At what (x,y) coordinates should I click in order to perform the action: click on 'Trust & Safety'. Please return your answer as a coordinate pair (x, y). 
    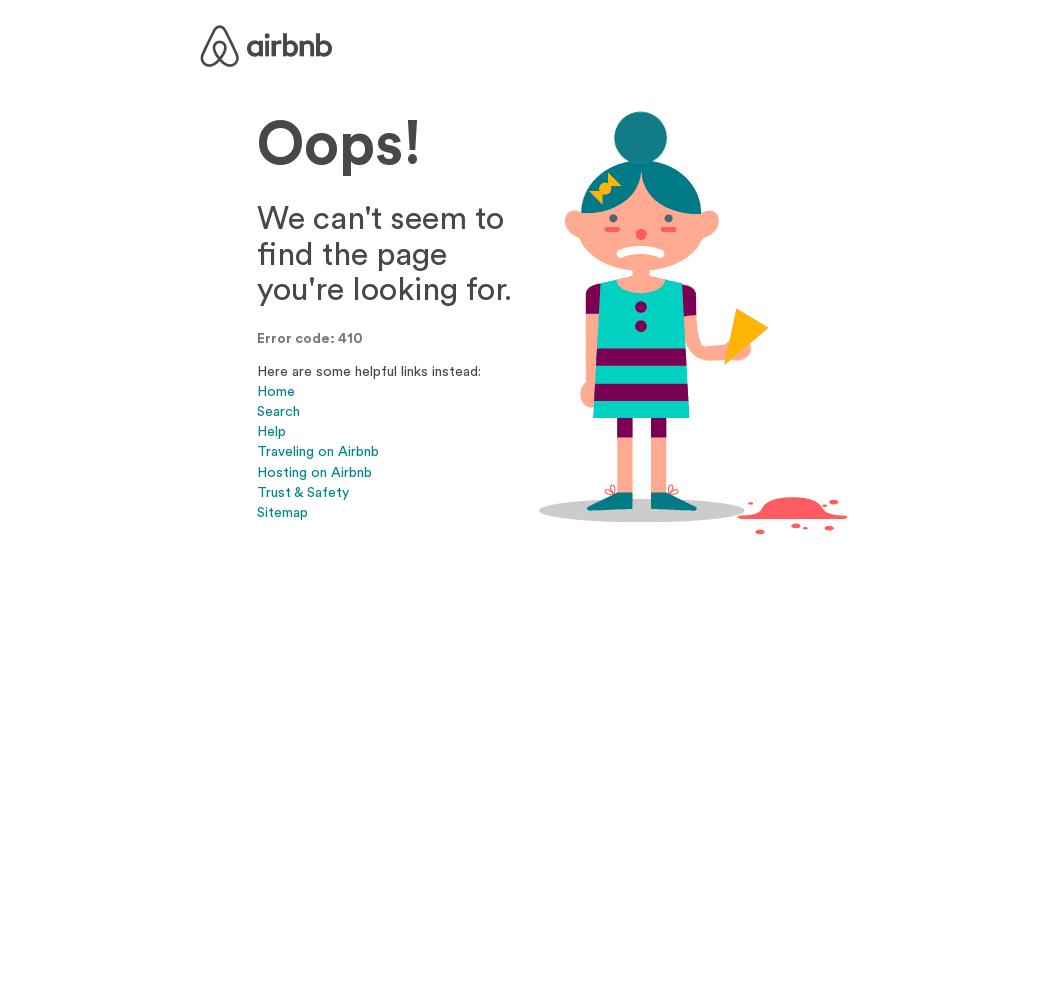
    Looking at the image, I should click on (303, 490).